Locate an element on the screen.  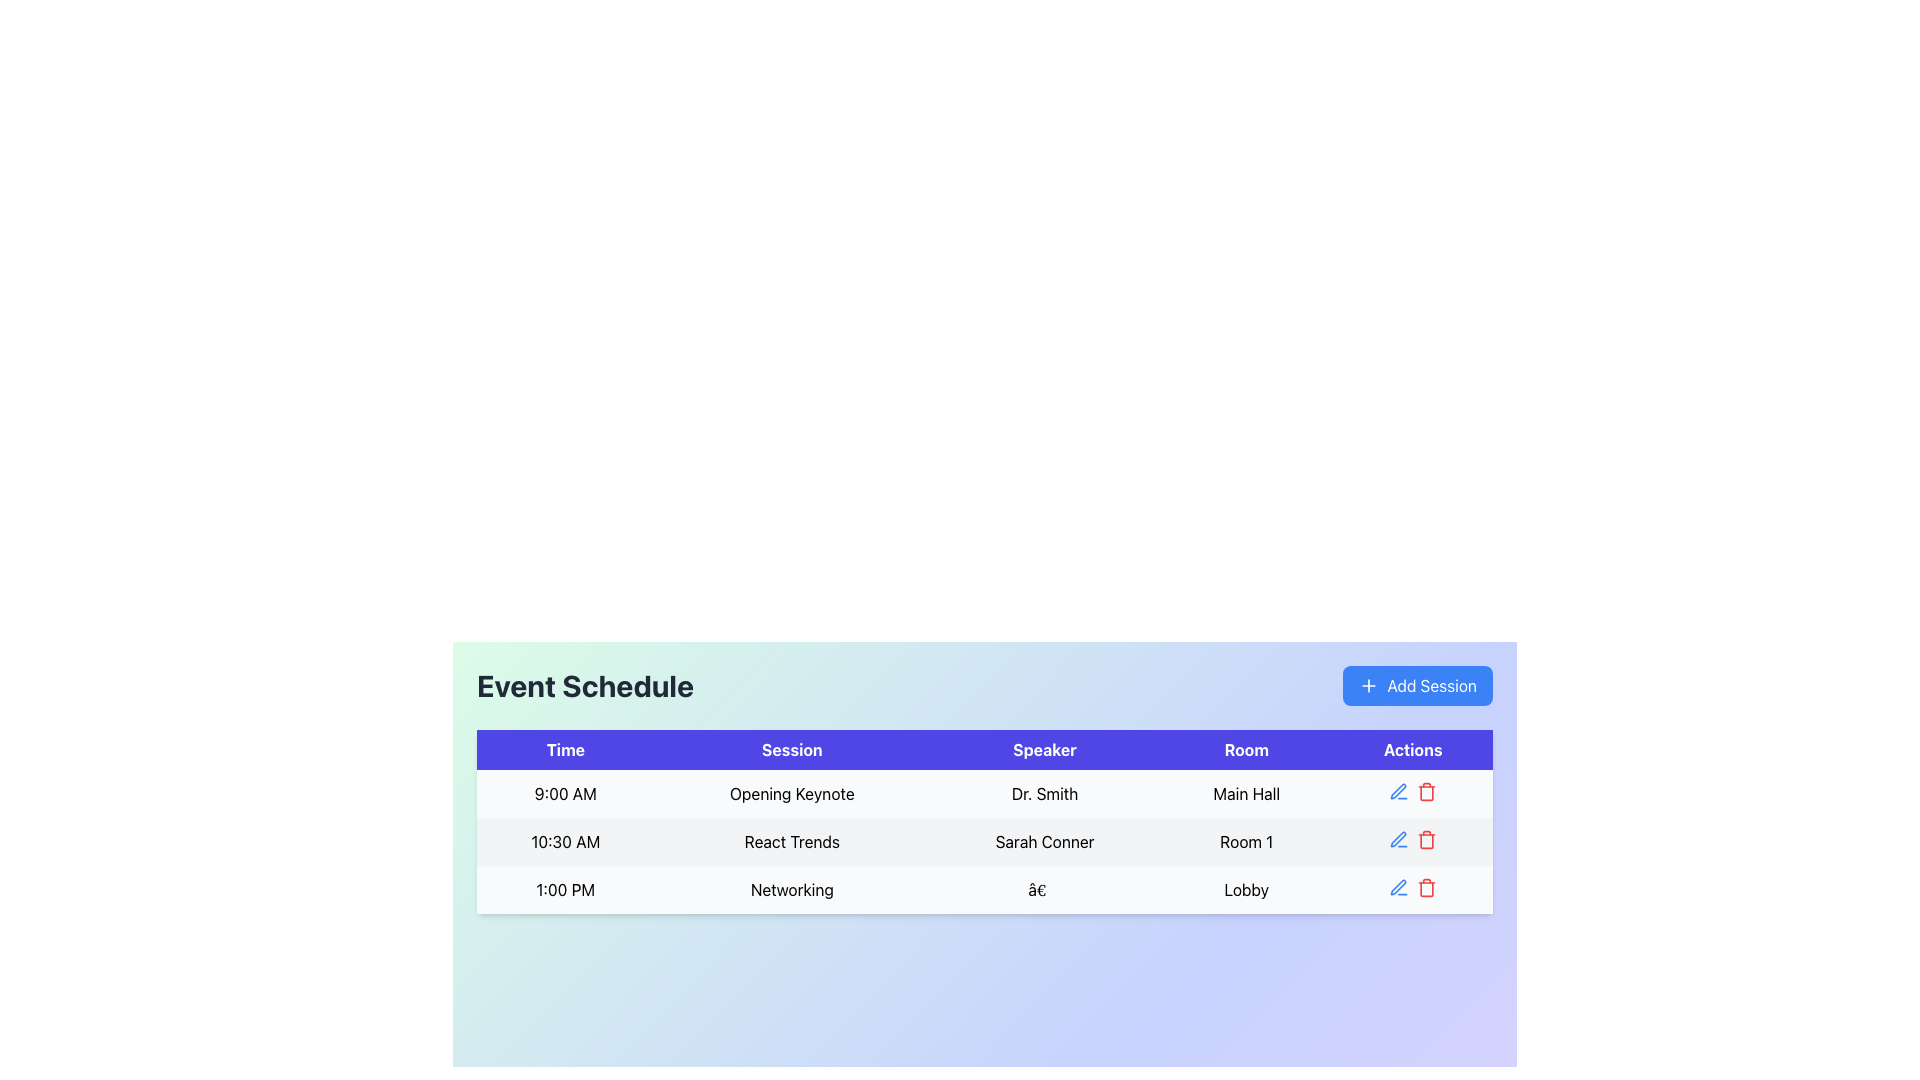
the trash can-shaped delete icon located in the 'Actions' column of the second row in the 'Event Schedule' table is located at coordinates (1426, 841).